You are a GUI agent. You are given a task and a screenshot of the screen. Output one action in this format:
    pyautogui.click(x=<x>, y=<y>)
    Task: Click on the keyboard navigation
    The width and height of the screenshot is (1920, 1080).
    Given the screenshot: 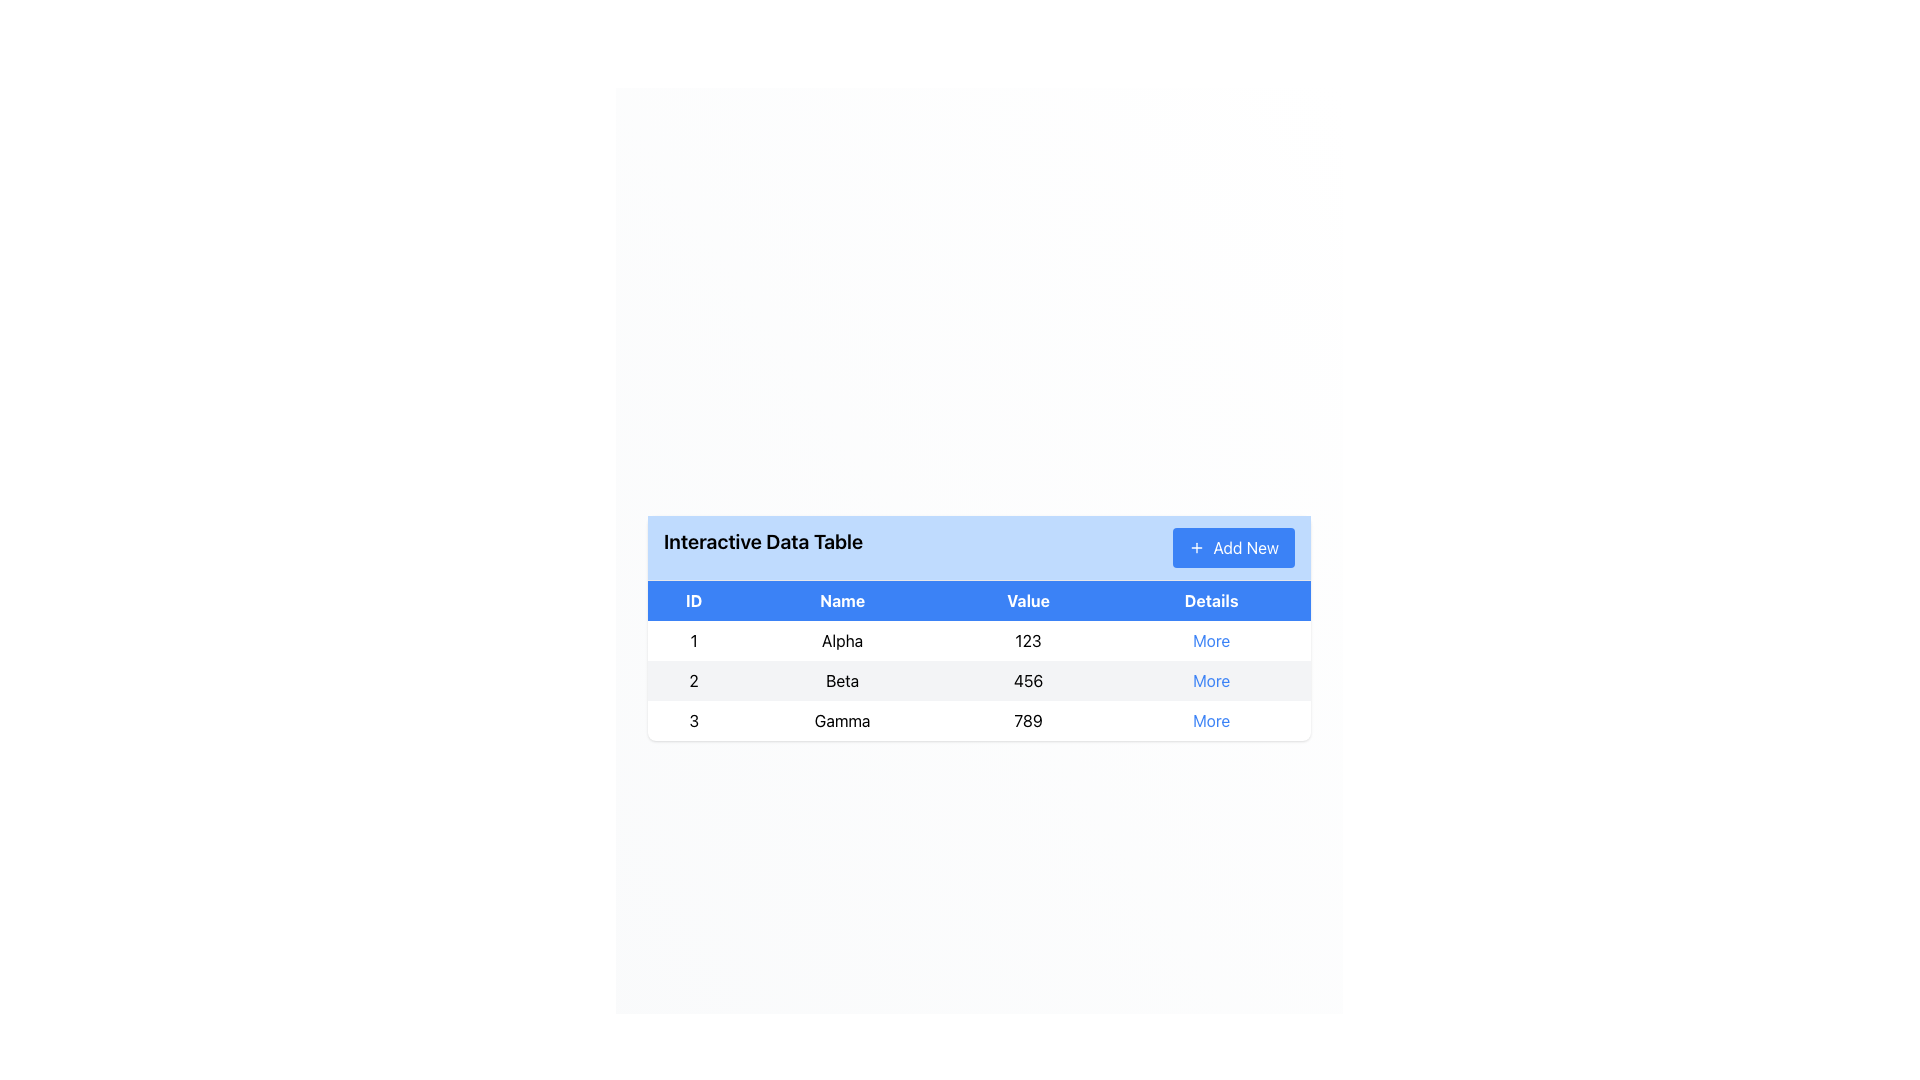 What is the action you would take?
    pyautogui.click(x=979, y=640)
    